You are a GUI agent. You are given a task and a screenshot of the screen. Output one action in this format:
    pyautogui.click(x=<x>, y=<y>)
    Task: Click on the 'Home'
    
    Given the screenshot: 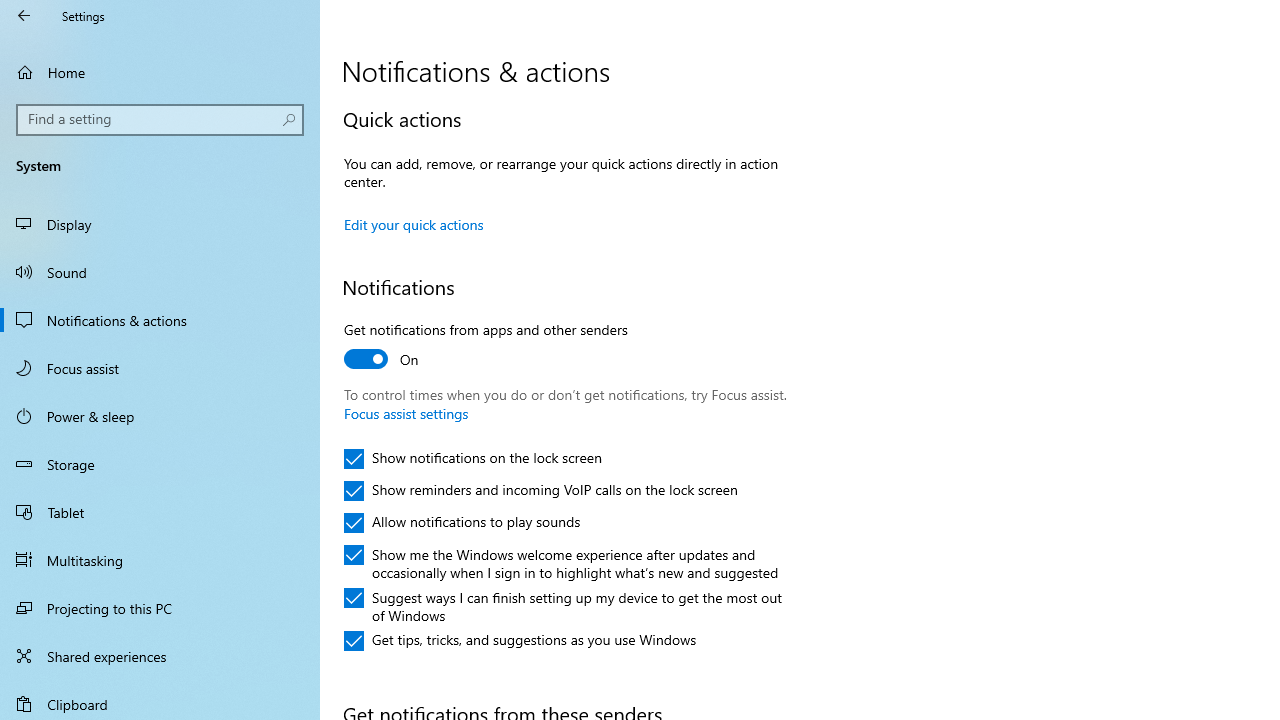 What is the action you would take?
    pyautogui.click(x=160, y=71)
    